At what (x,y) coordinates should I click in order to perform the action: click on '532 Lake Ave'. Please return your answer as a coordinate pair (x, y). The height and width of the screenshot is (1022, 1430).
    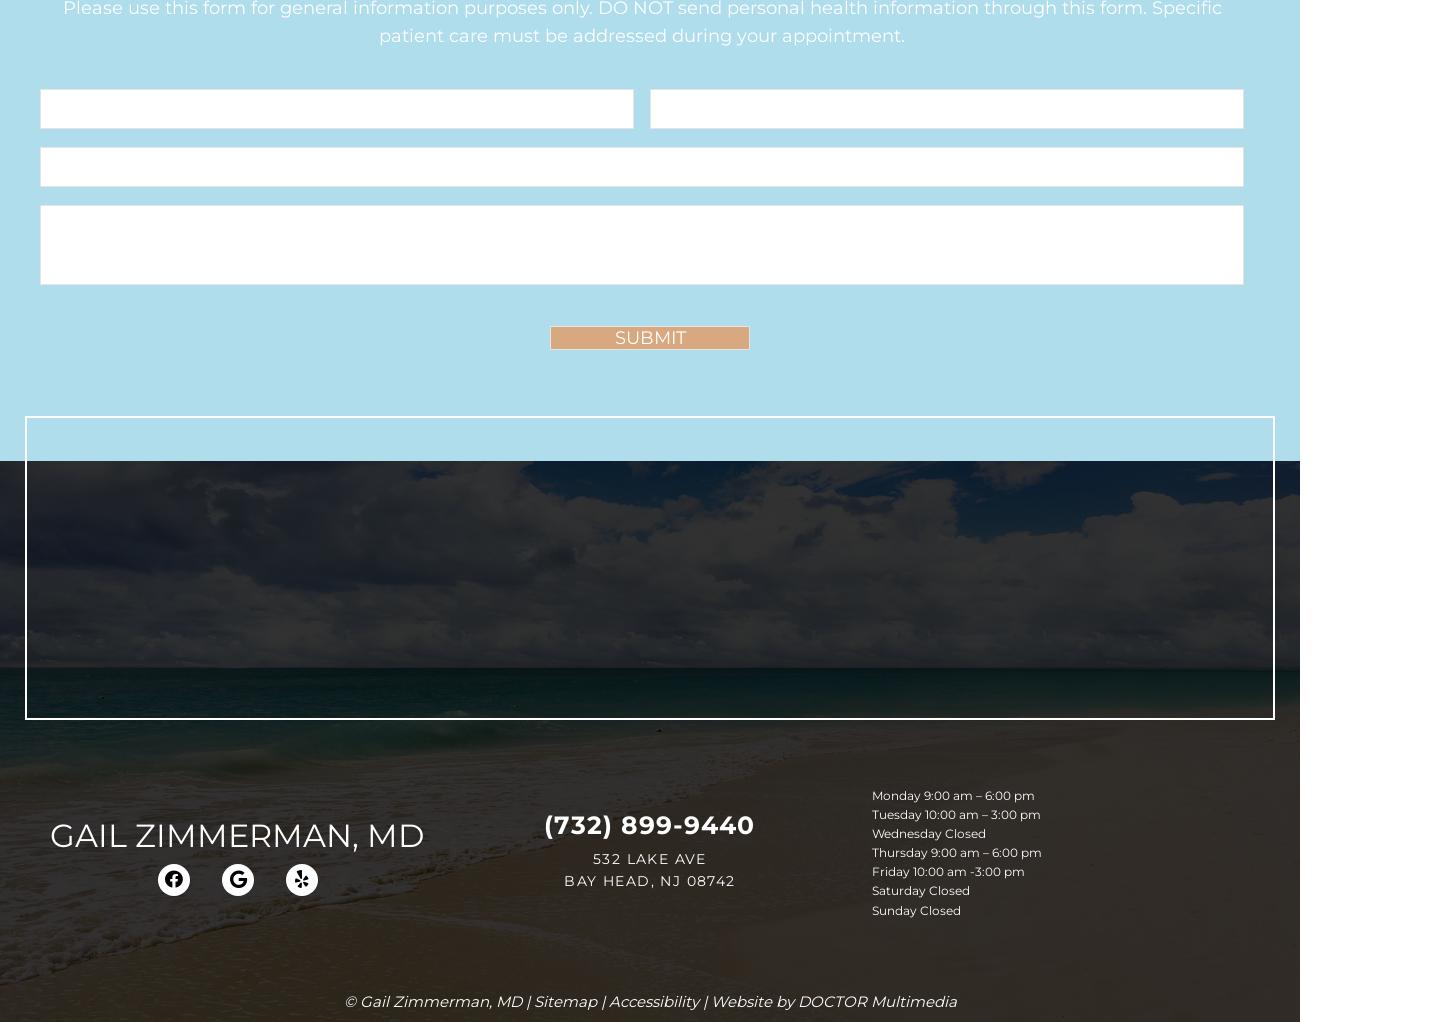
    Looking at the image, I should click on (649, 857).